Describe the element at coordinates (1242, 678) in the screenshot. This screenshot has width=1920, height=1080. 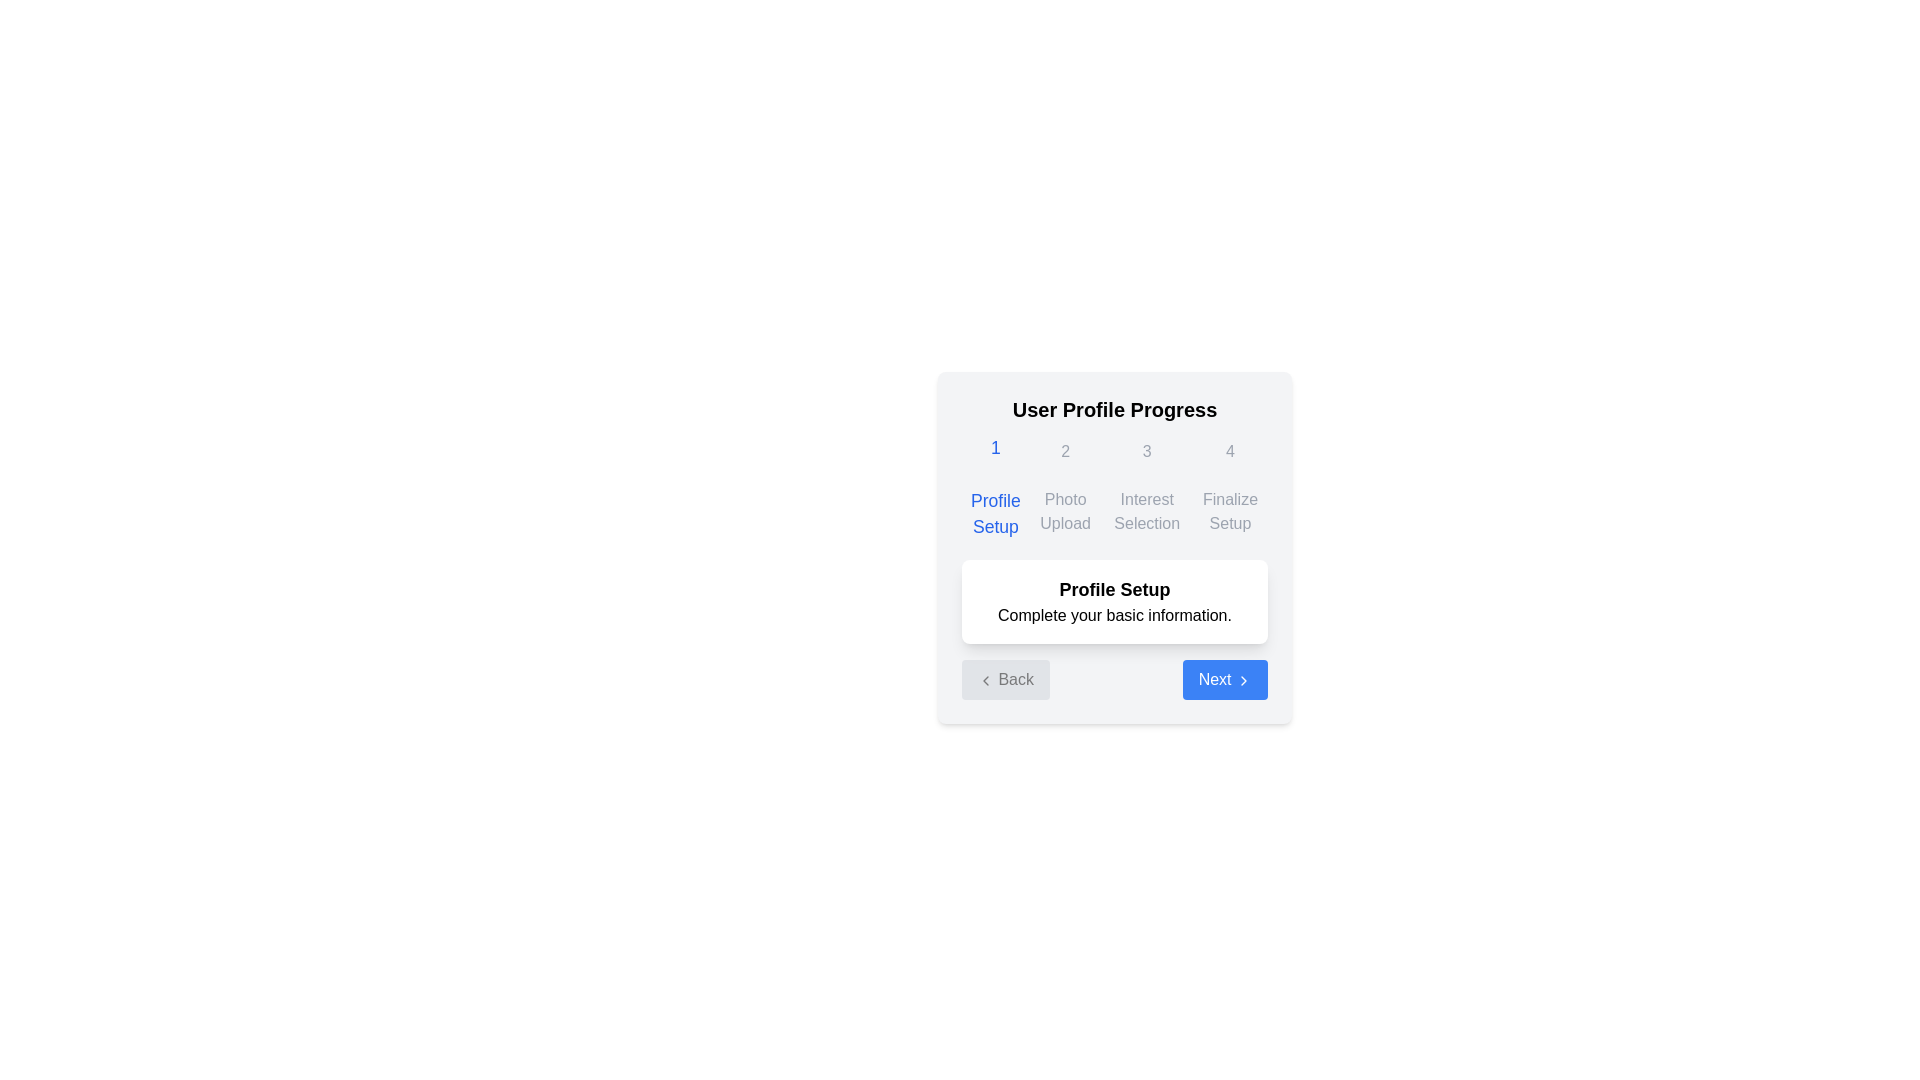
I see `the chevron arrow SVG icon located on the right side of the blue 'Next' button in the bottom-right corner of the interface under 'Profile Setup'` at that location.